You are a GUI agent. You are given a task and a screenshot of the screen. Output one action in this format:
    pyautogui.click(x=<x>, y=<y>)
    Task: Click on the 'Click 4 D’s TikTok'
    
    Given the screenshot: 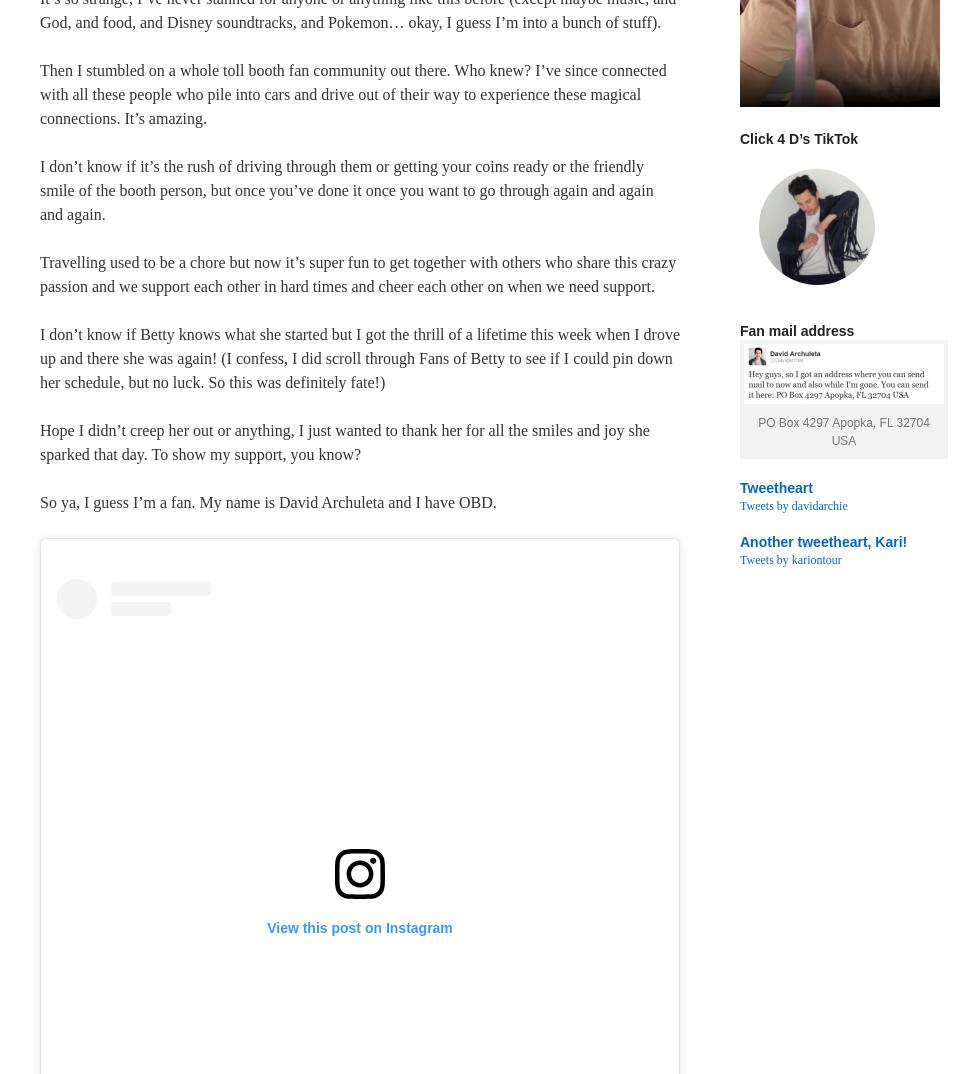 What is the action you would take?
    pyautogui.click(x=798, y=137)
    